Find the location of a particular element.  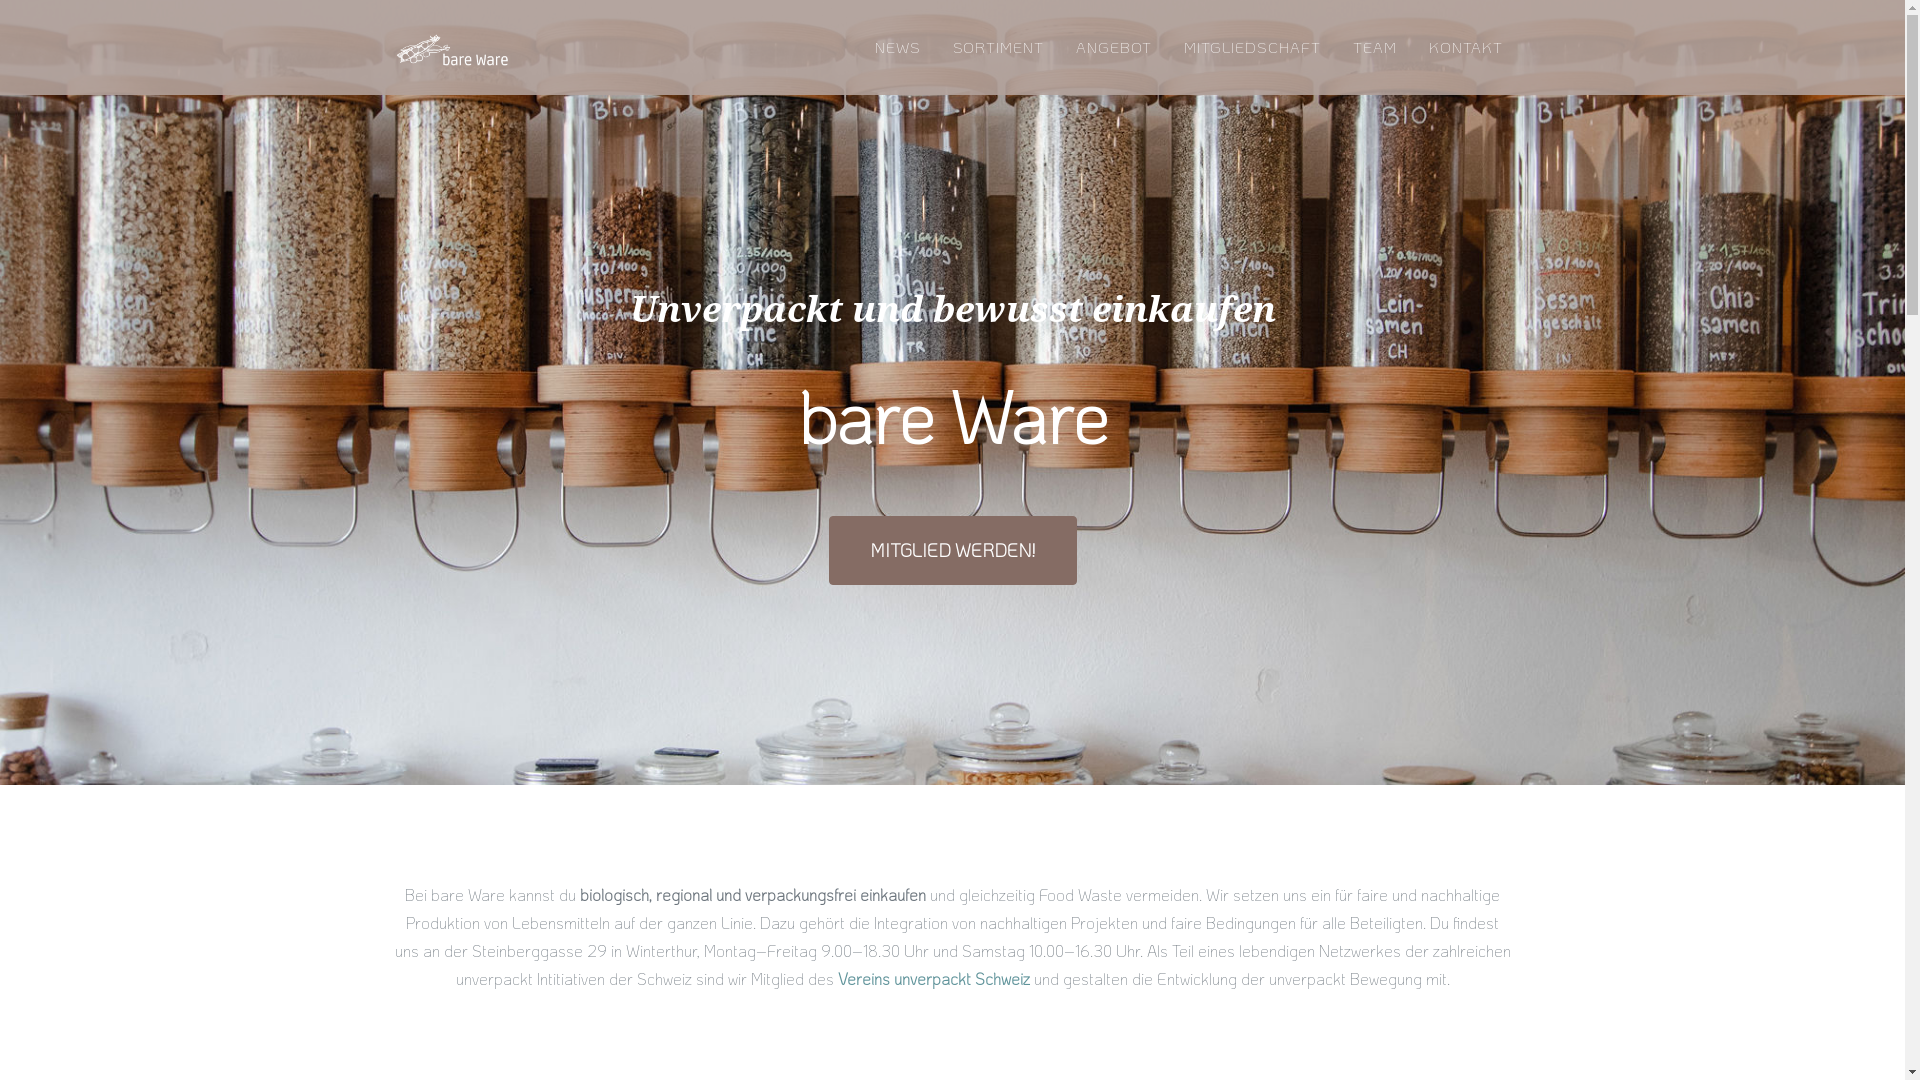

'Vereins unverpackt Schweiz' is located at coordinates (838, 977).